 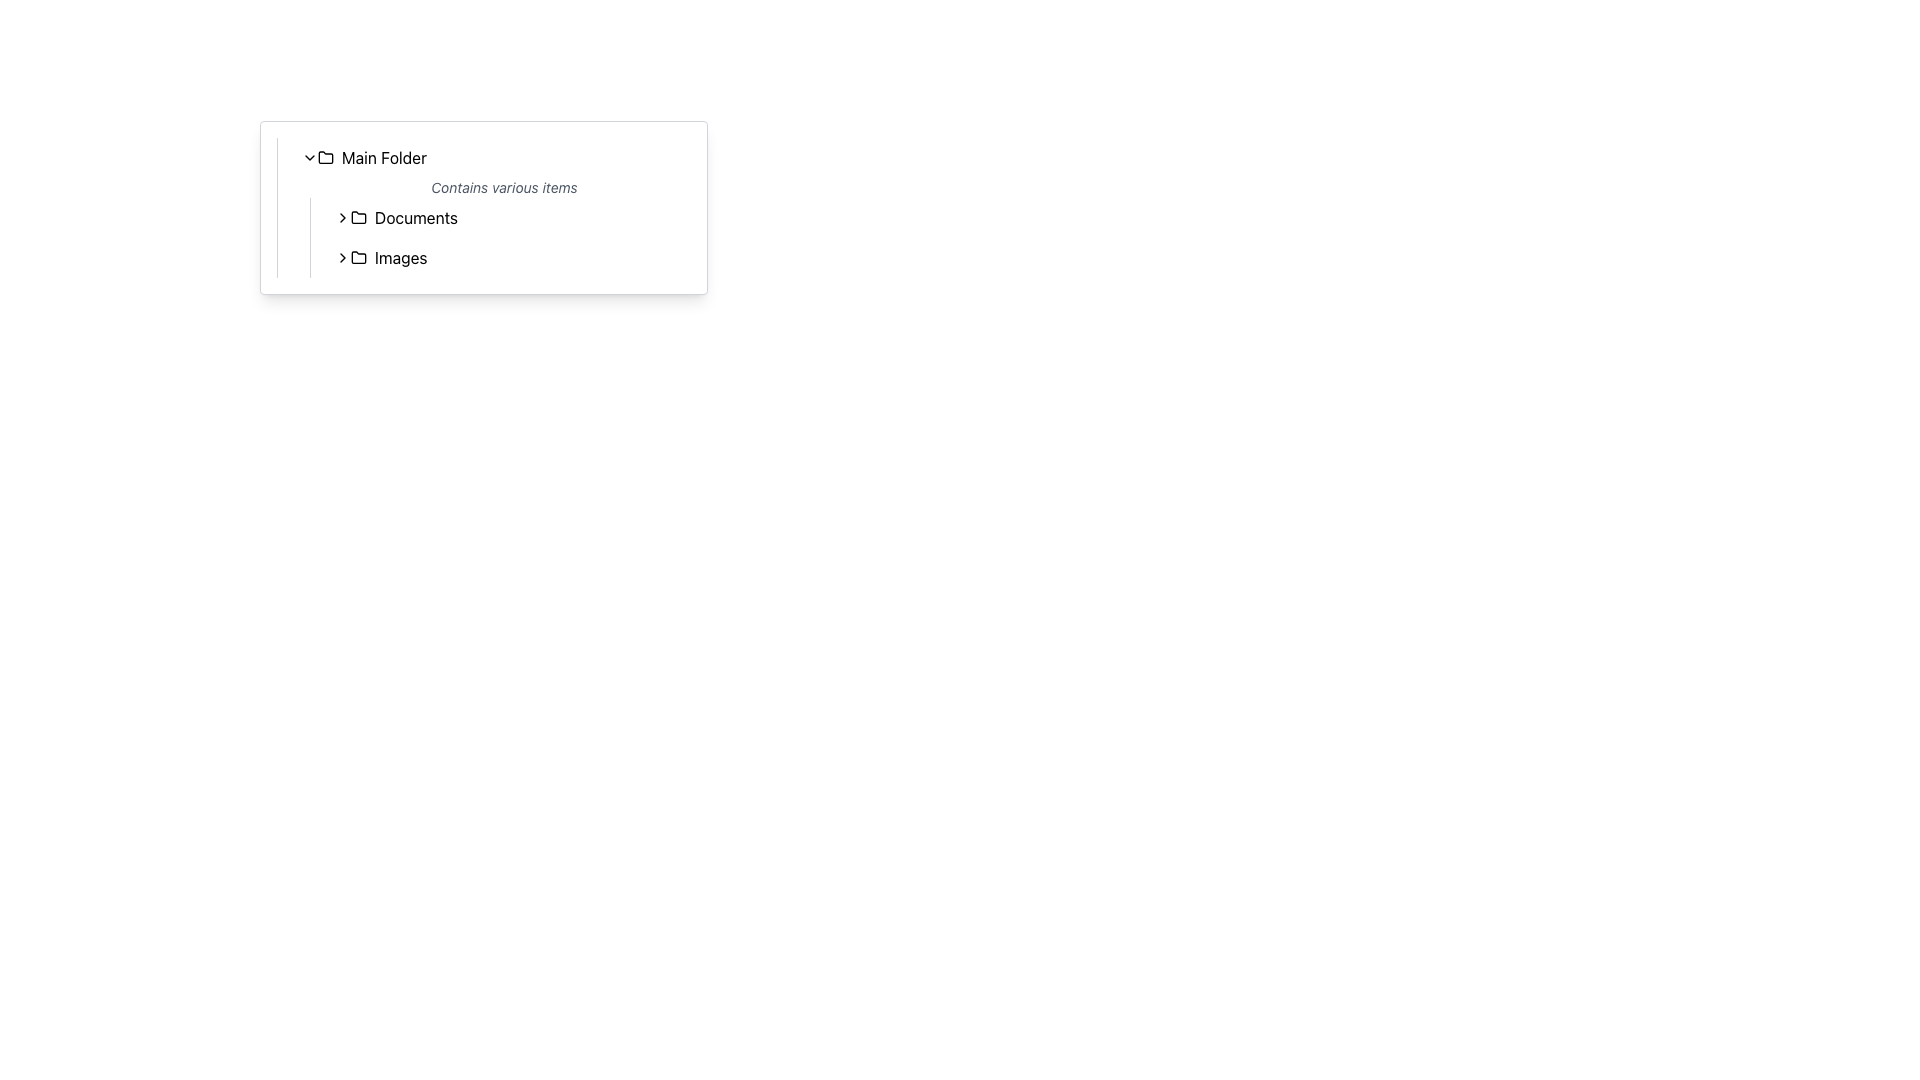 I want to click on the collapsible indicator icon for the 'Images' folder, so click(x=342, y=257).